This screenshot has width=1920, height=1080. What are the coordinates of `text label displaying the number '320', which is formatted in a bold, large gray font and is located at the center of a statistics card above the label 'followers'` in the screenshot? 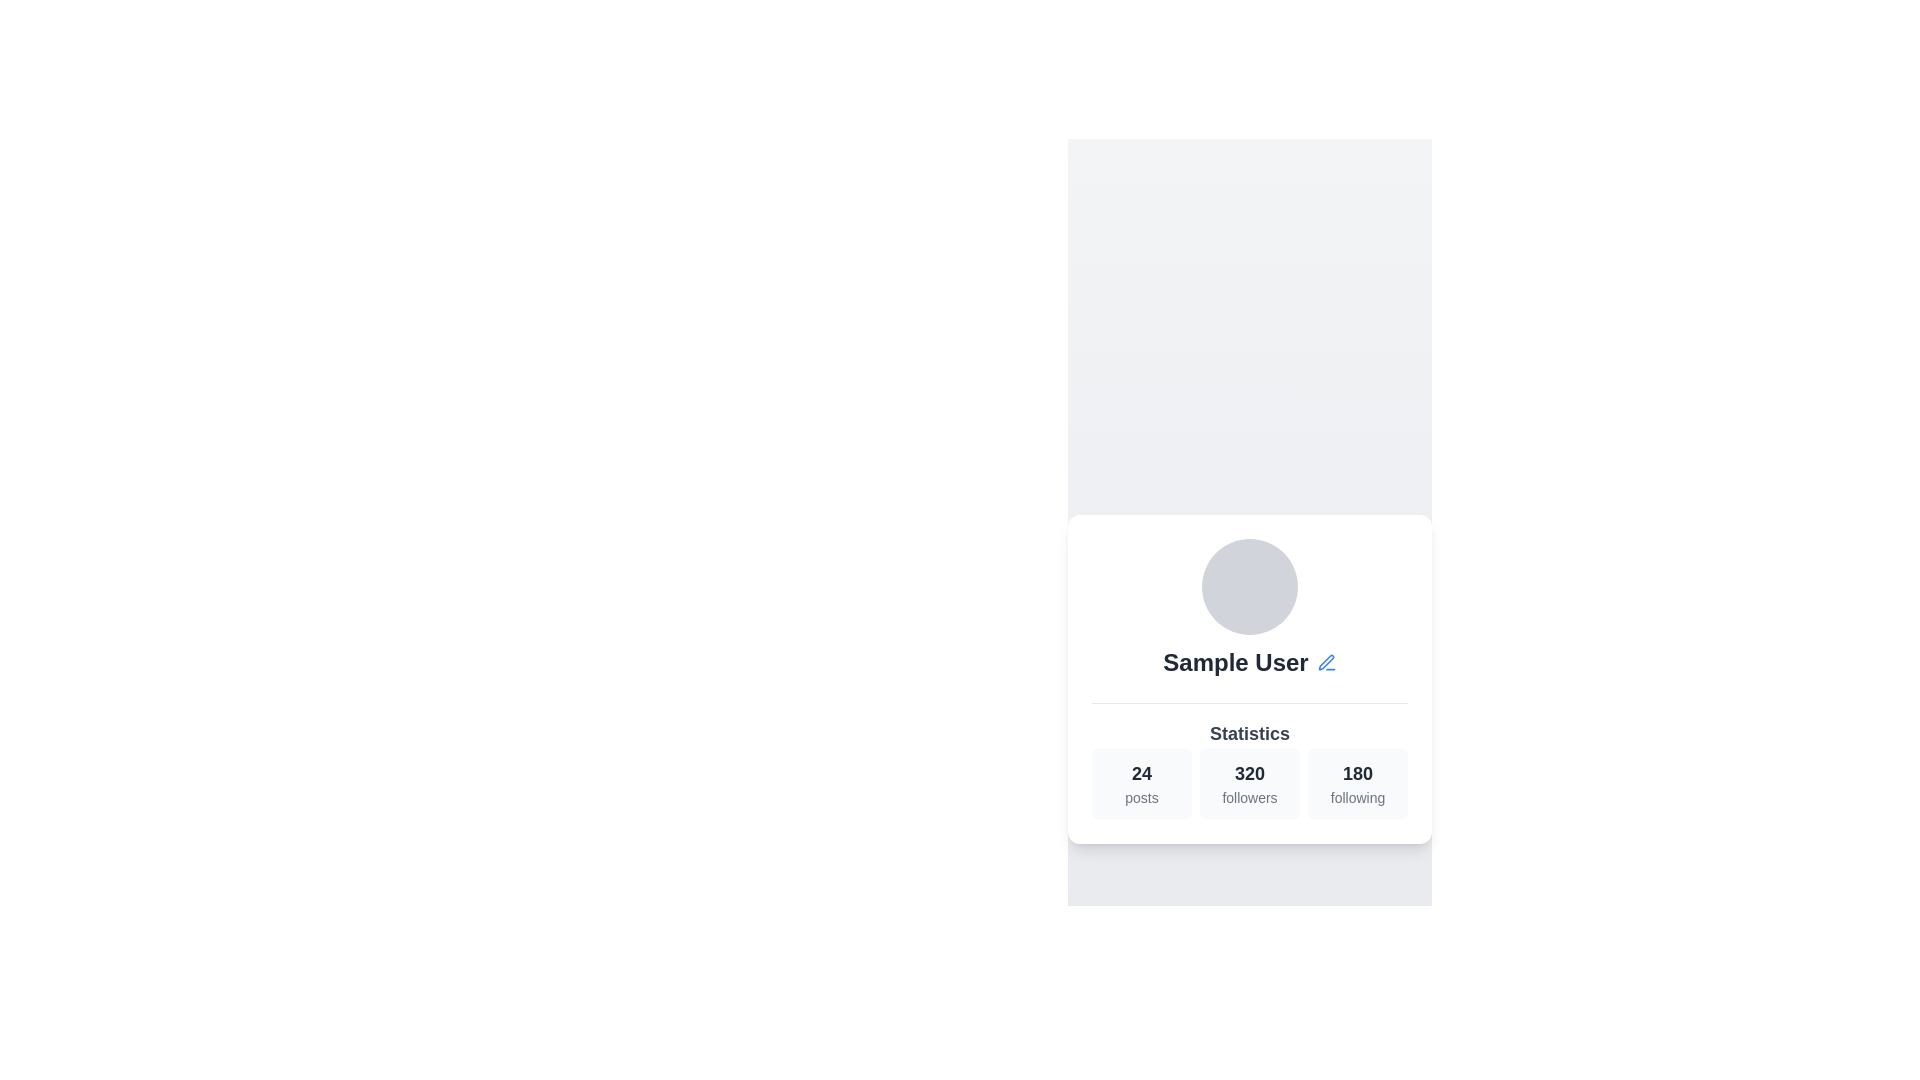 It's located at (1248, 772).